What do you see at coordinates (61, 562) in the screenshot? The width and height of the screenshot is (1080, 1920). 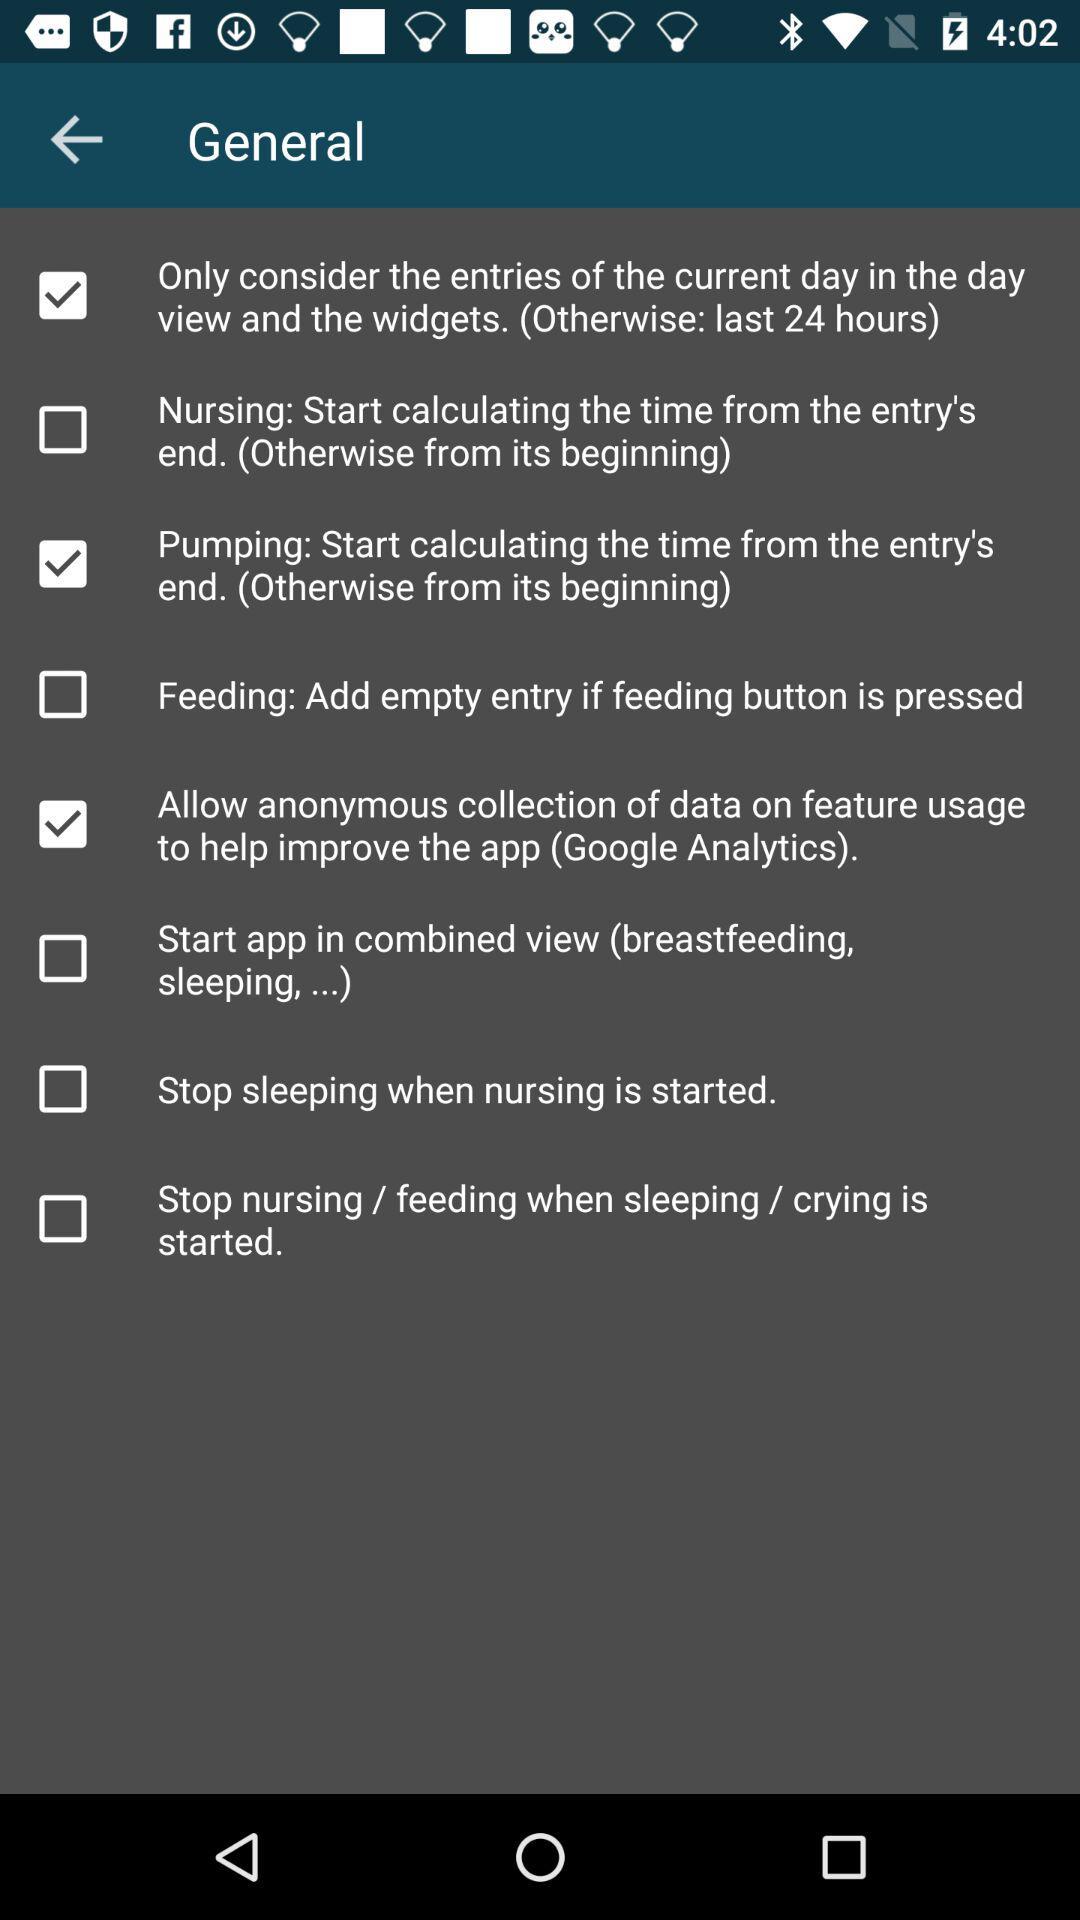 I see `options` at bounding box center [61, 562].